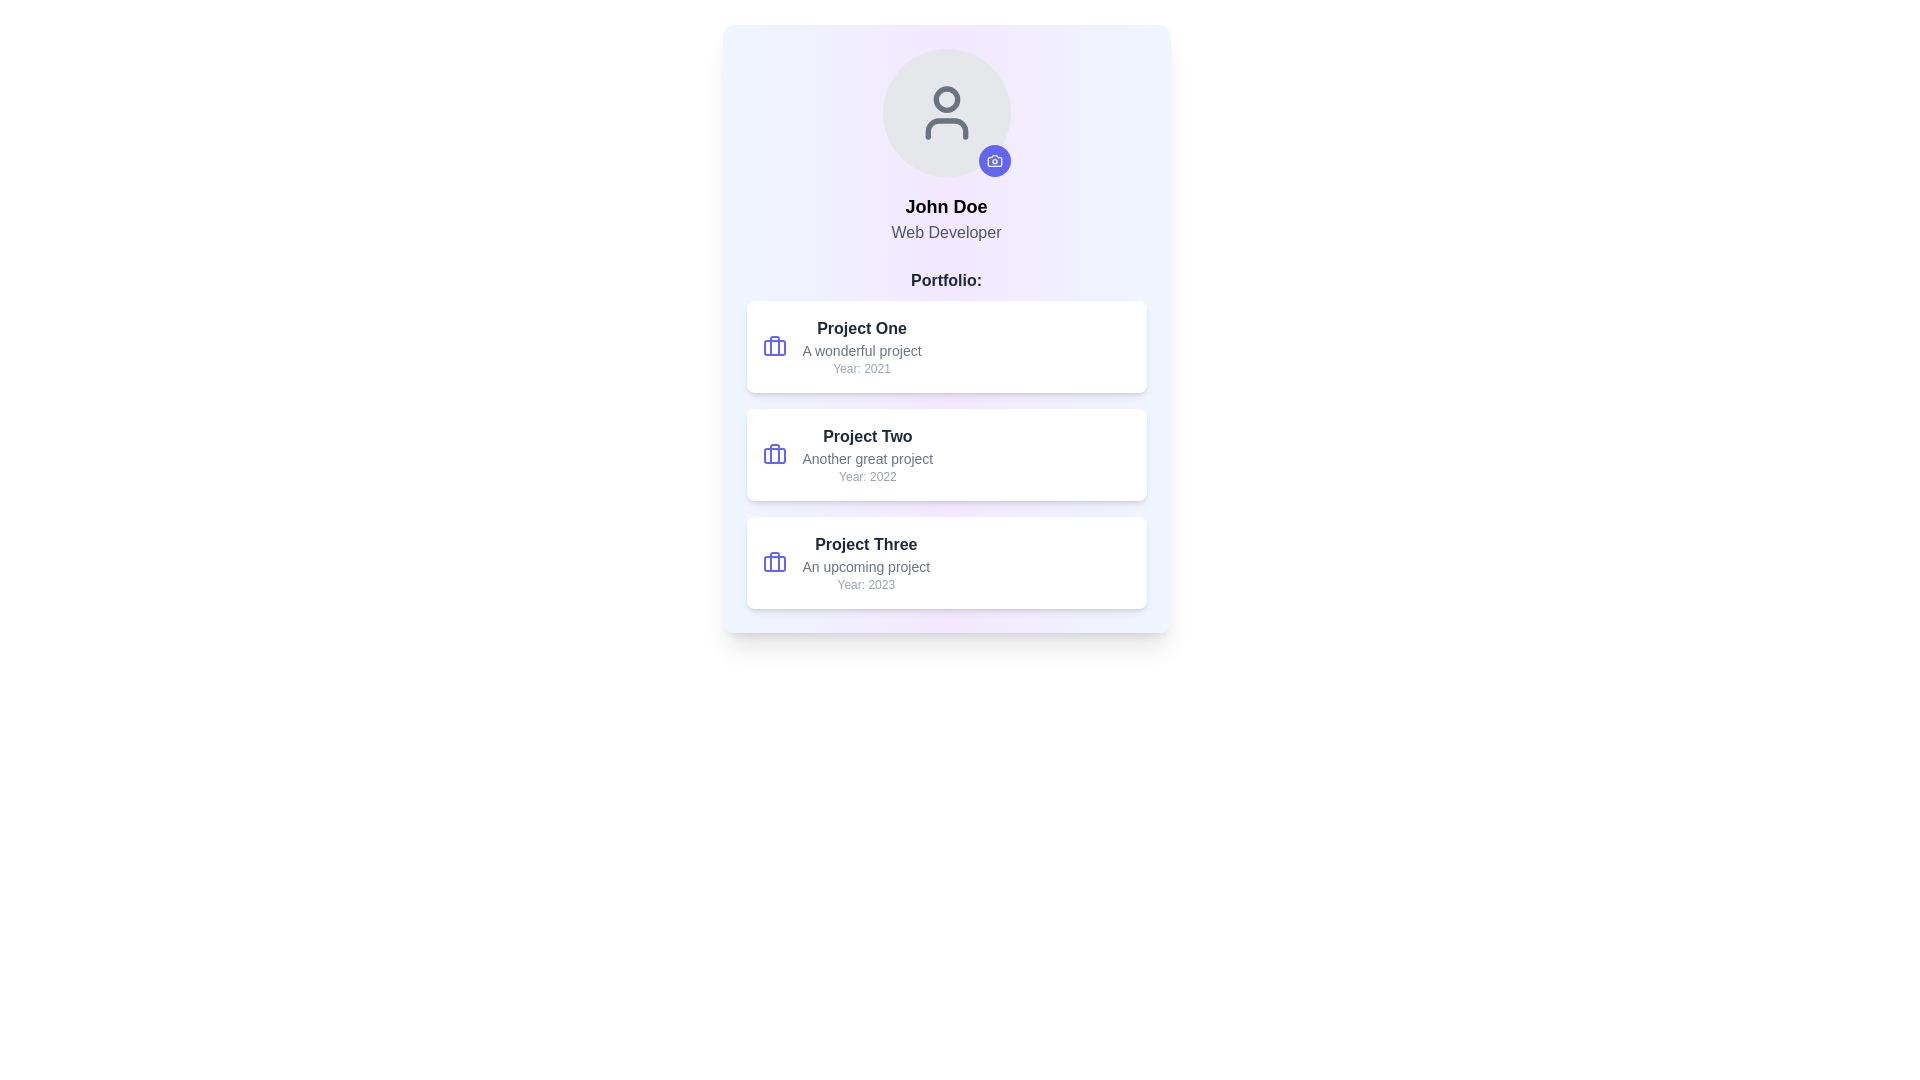 The width and height of the screenshot is (1920, 1080). What do you see at coordinates (866, 567) in the screenshot?
I see `the static text label displaying 'An upcoming project' located under the 'Project Three' header` at bounding box center [866, 567].